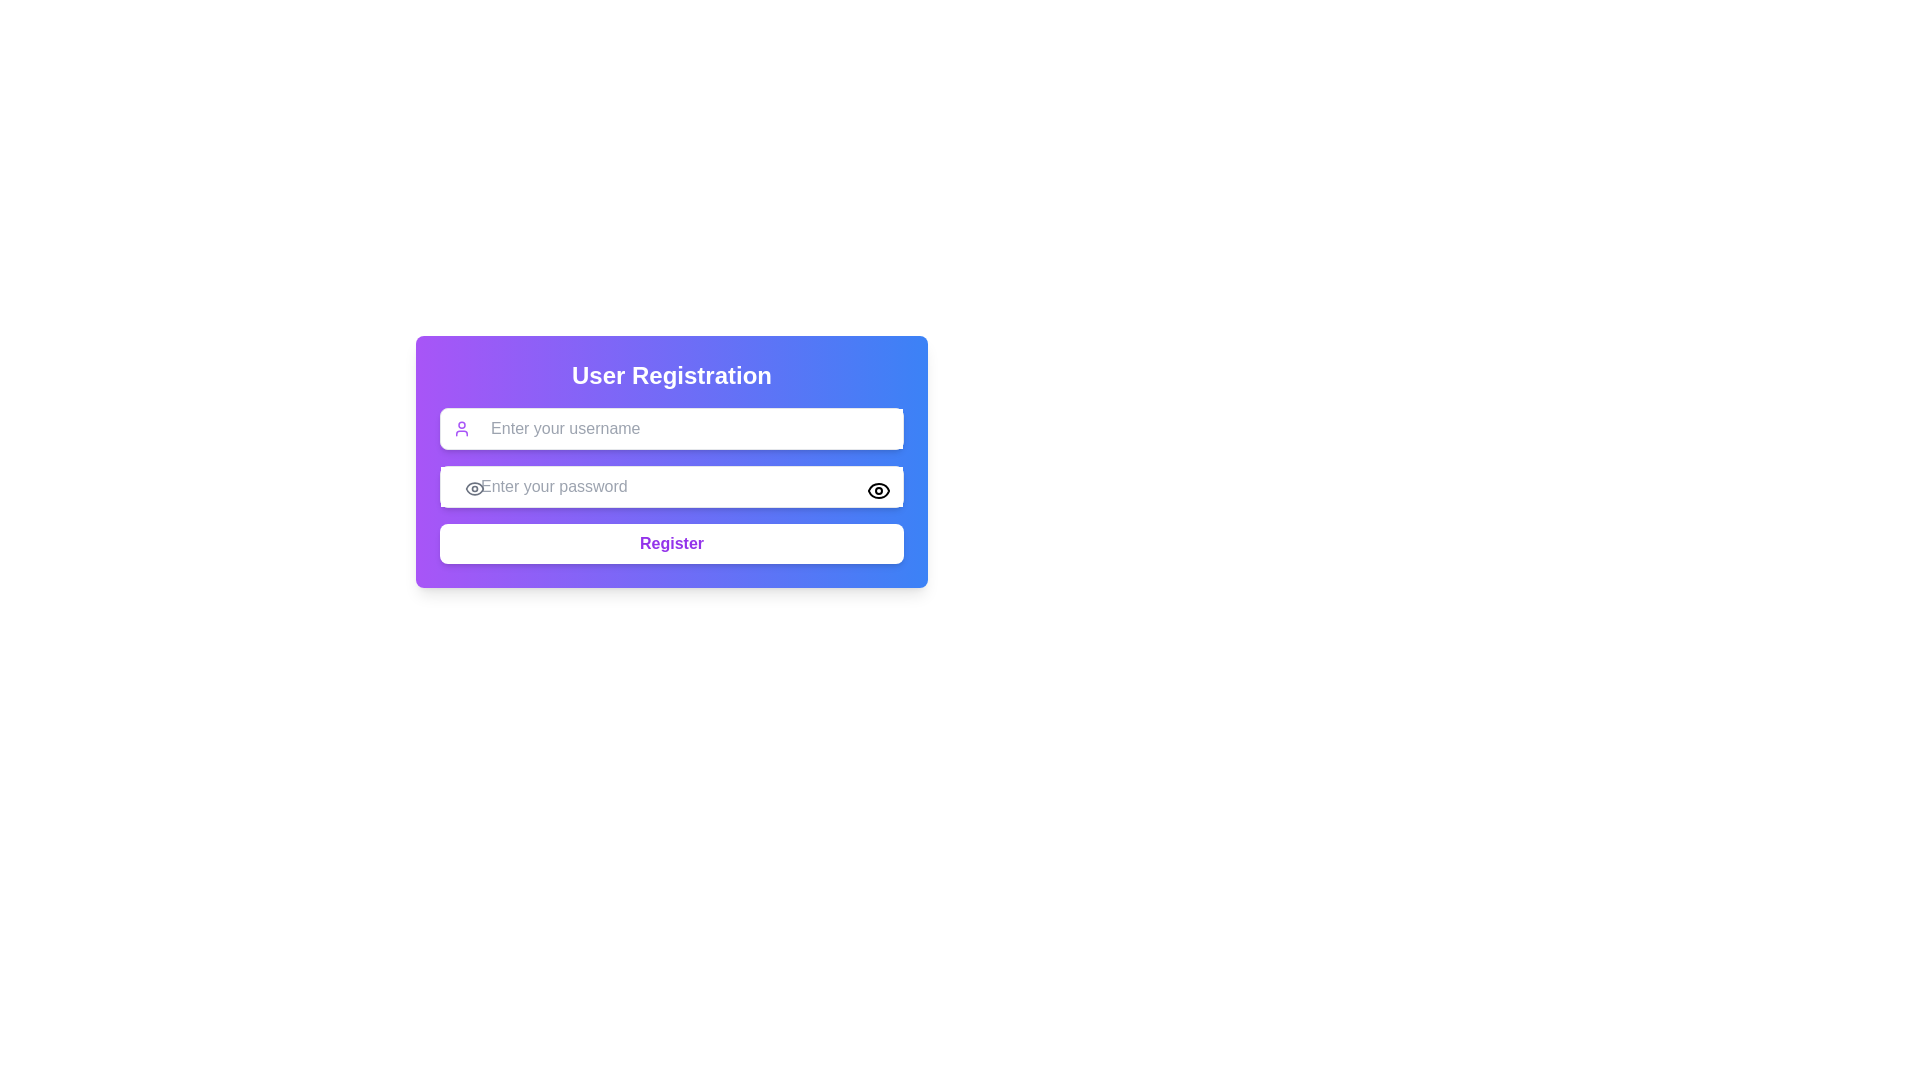 The image size is (1920, 1080). What do you see at coordinates (474, 489) in the screenshot?
I see `the password visibility toggle icon located inside the password input field of the 'User Registration' form` at bounding box center [474, 489].